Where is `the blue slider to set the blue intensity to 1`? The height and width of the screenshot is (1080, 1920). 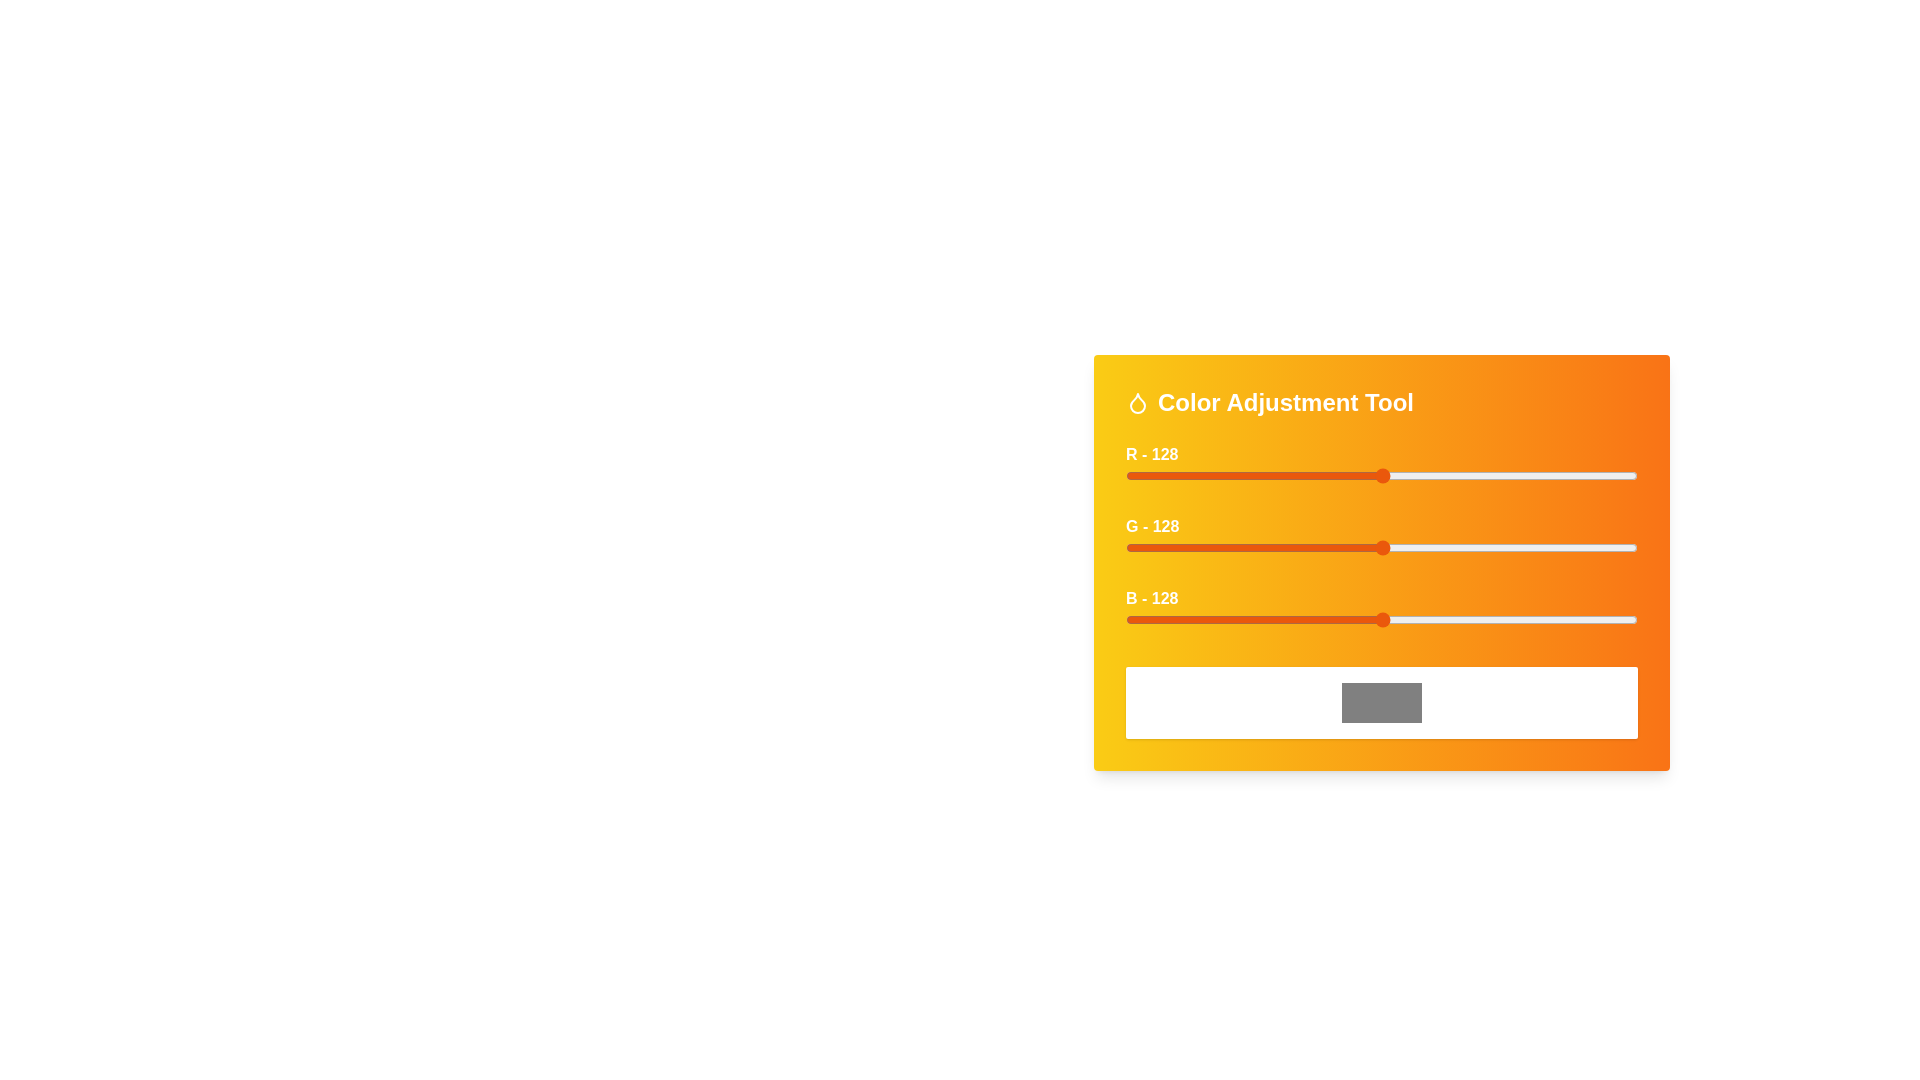 the blue slider to set the blue intensity to 1 is located at coordinates (1128, 619).